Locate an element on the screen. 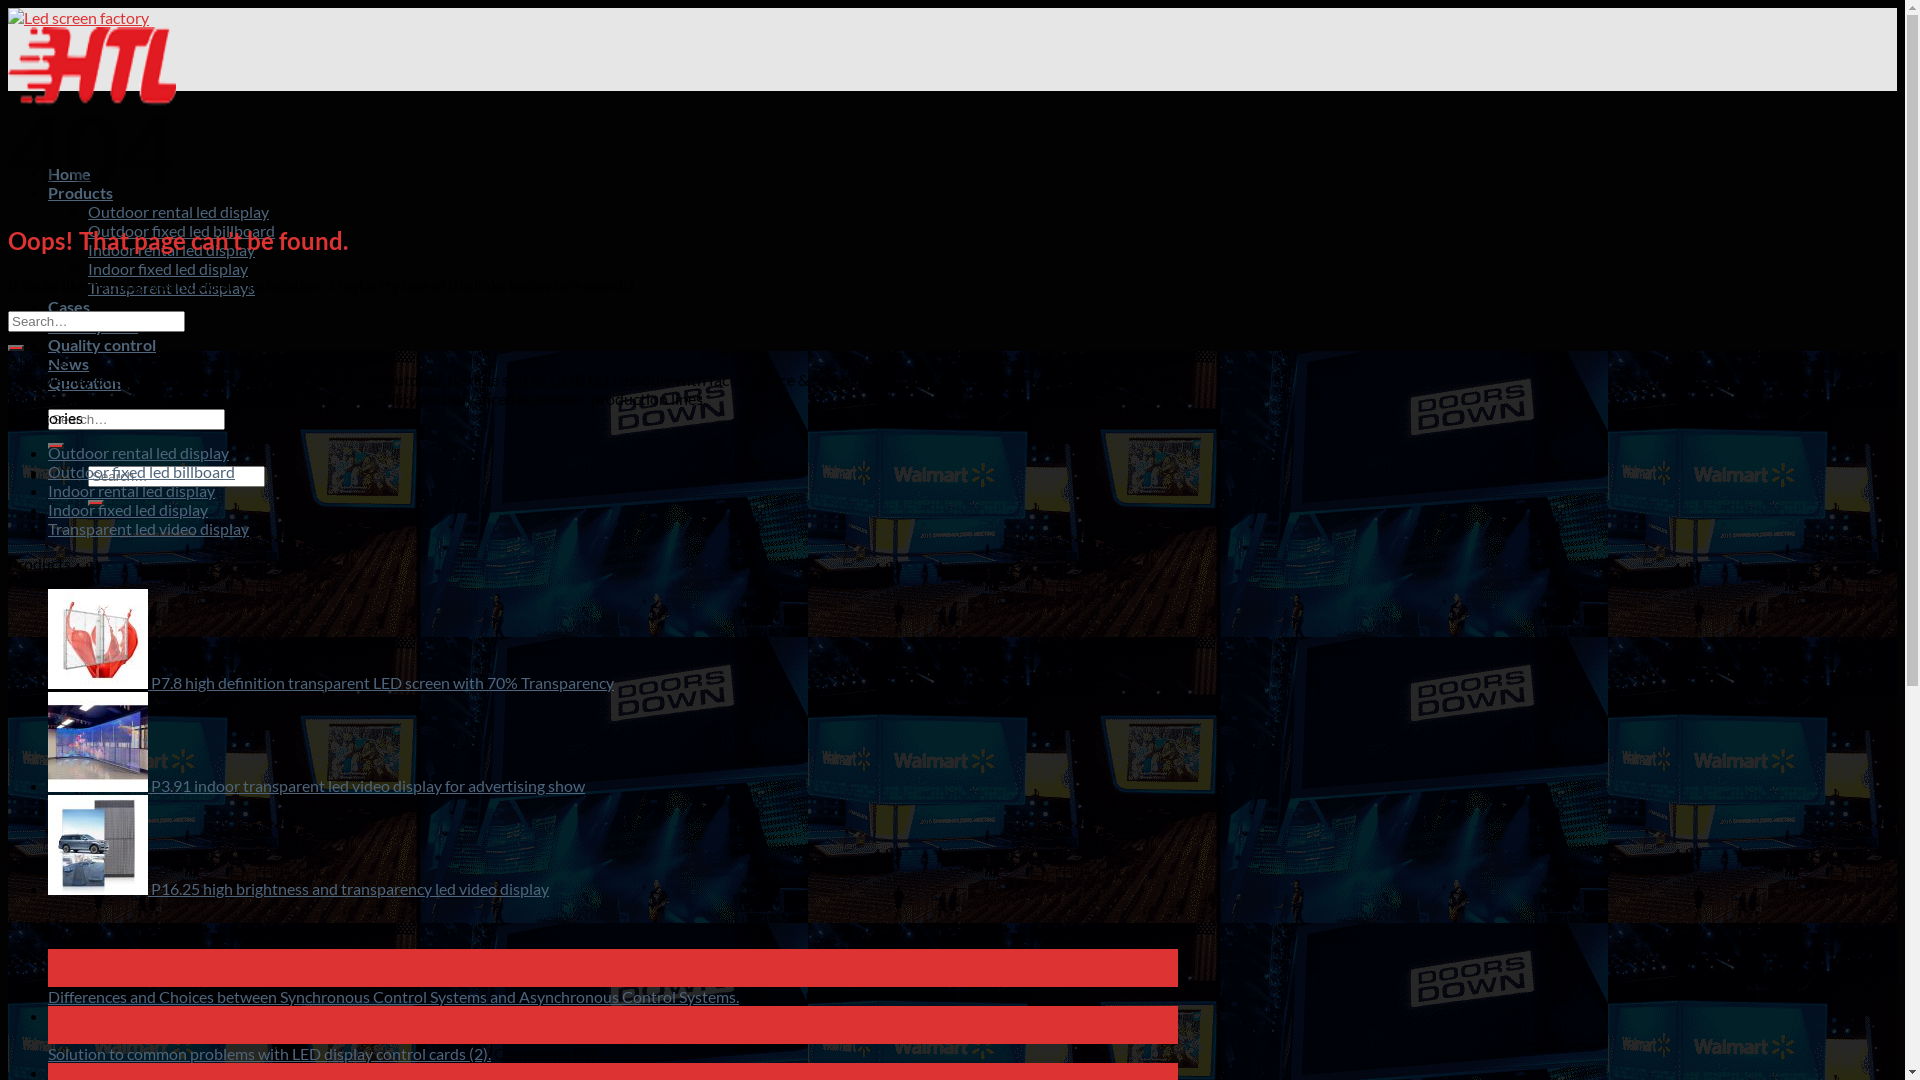 The image size is (1920, 1080). 'Products' is located at coordinates (80, 192).